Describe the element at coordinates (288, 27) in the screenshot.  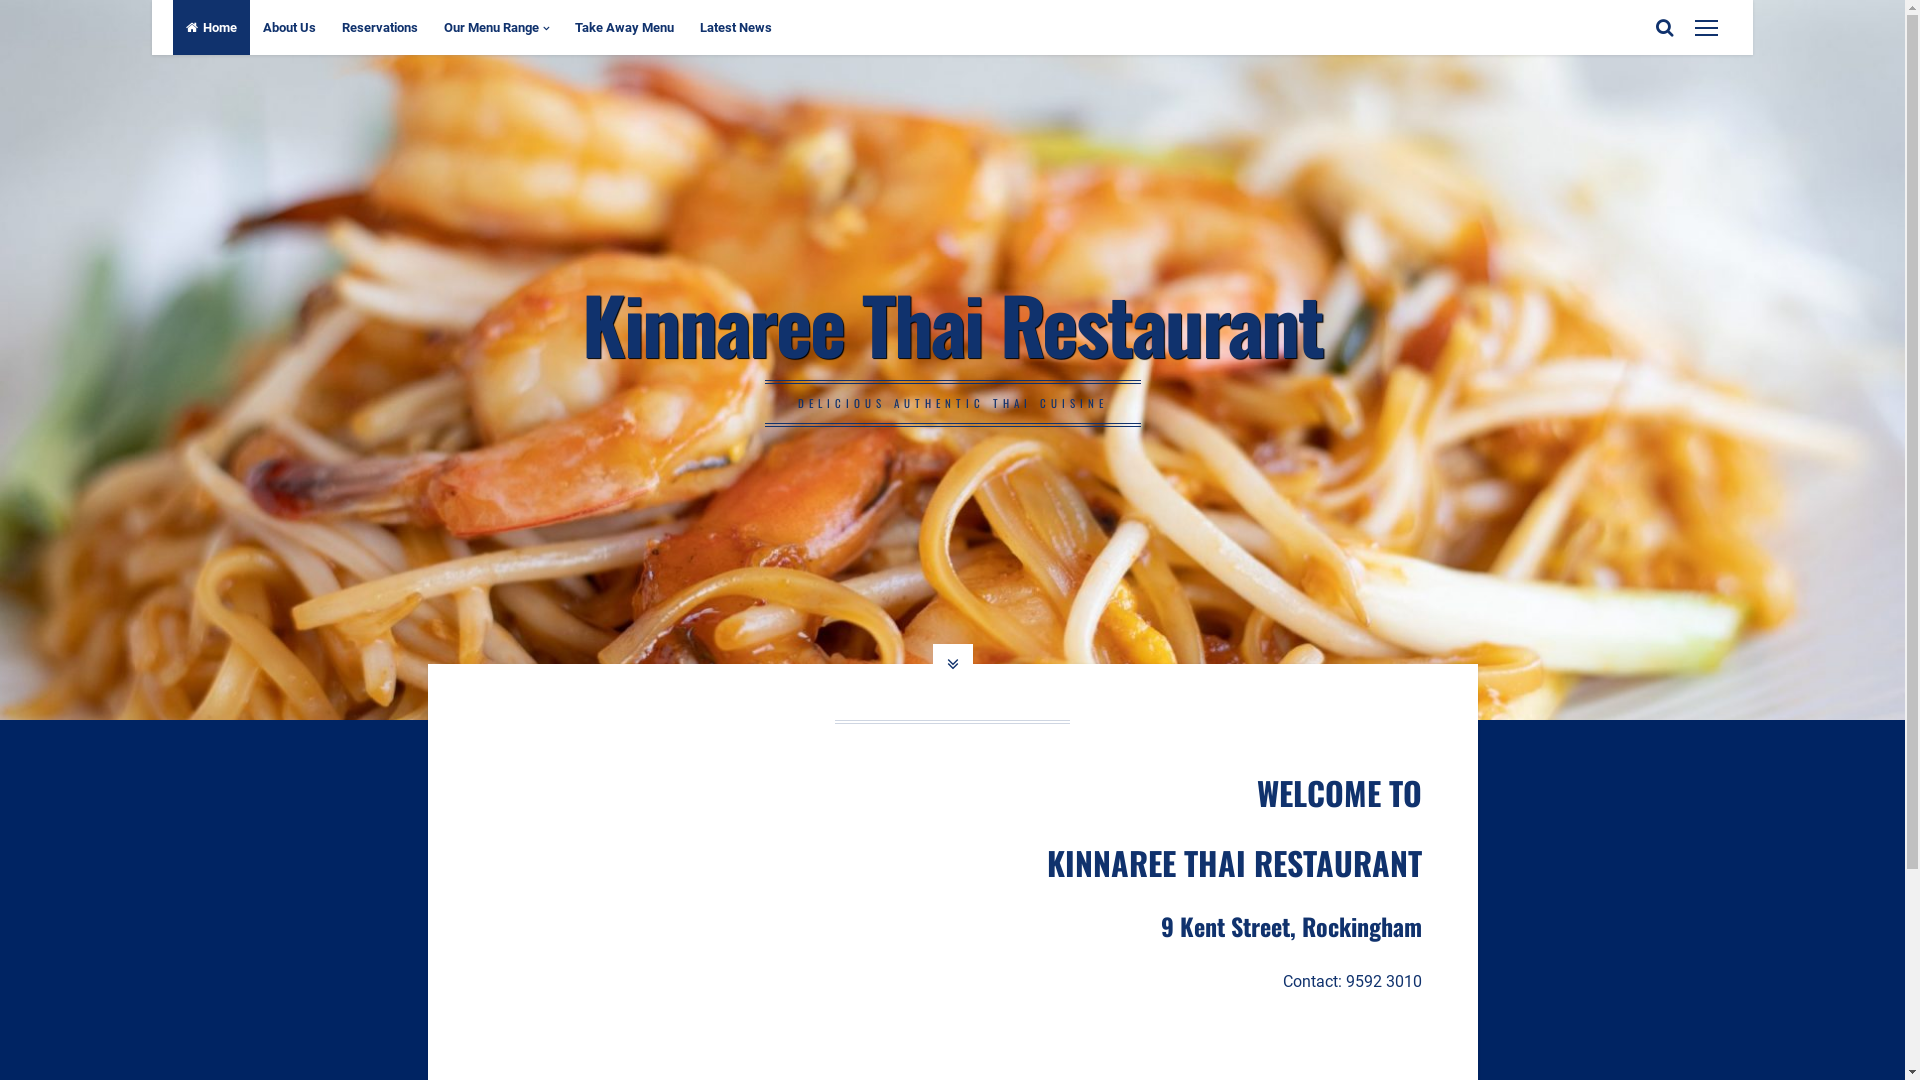
I see `'About Us'` at that location.